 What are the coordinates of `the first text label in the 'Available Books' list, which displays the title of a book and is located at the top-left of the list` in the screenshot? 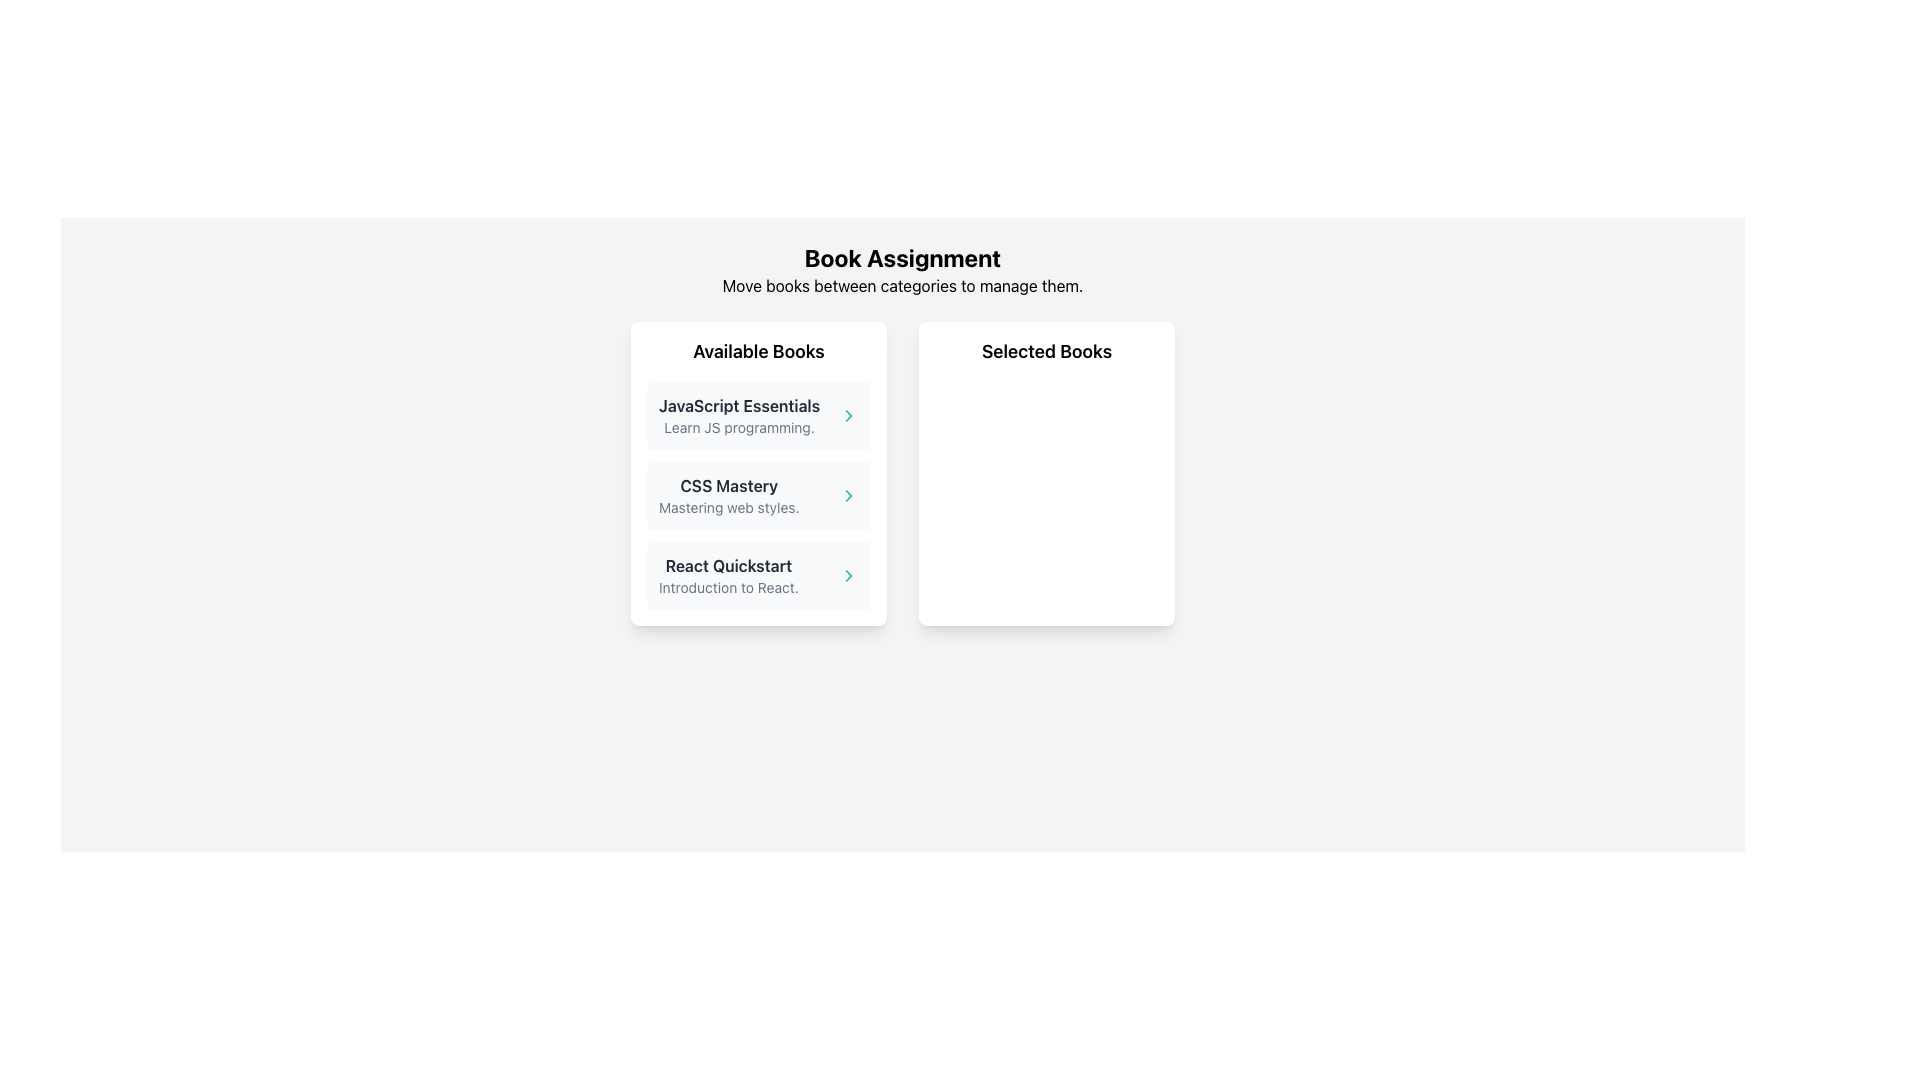 It's located at (738, 405).